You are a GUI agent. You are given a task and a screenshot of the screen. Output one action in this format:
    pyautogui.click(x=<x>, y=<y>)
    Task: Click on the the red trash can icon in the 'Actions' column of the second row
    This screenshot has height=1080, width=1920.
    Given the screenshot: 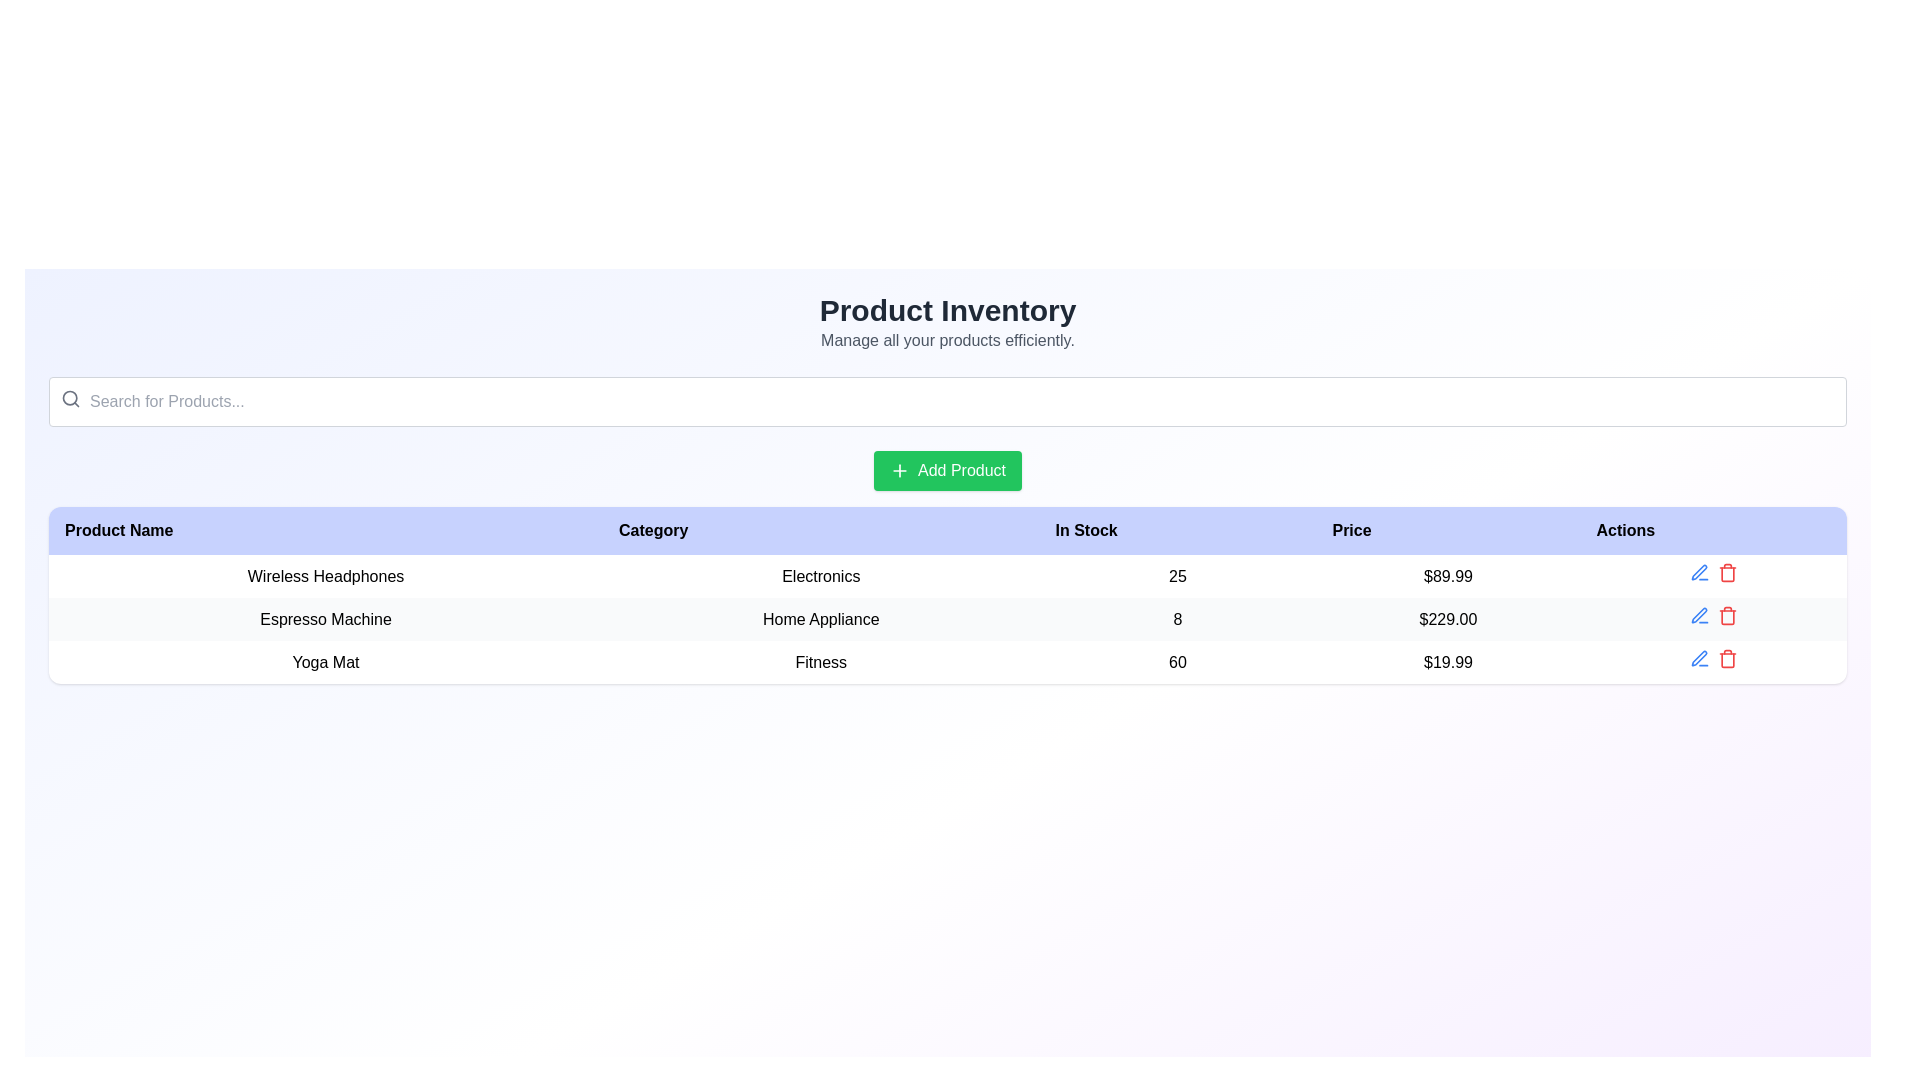 What is the action you would take?
    pyautogui.click(x=1726, y=615)
    